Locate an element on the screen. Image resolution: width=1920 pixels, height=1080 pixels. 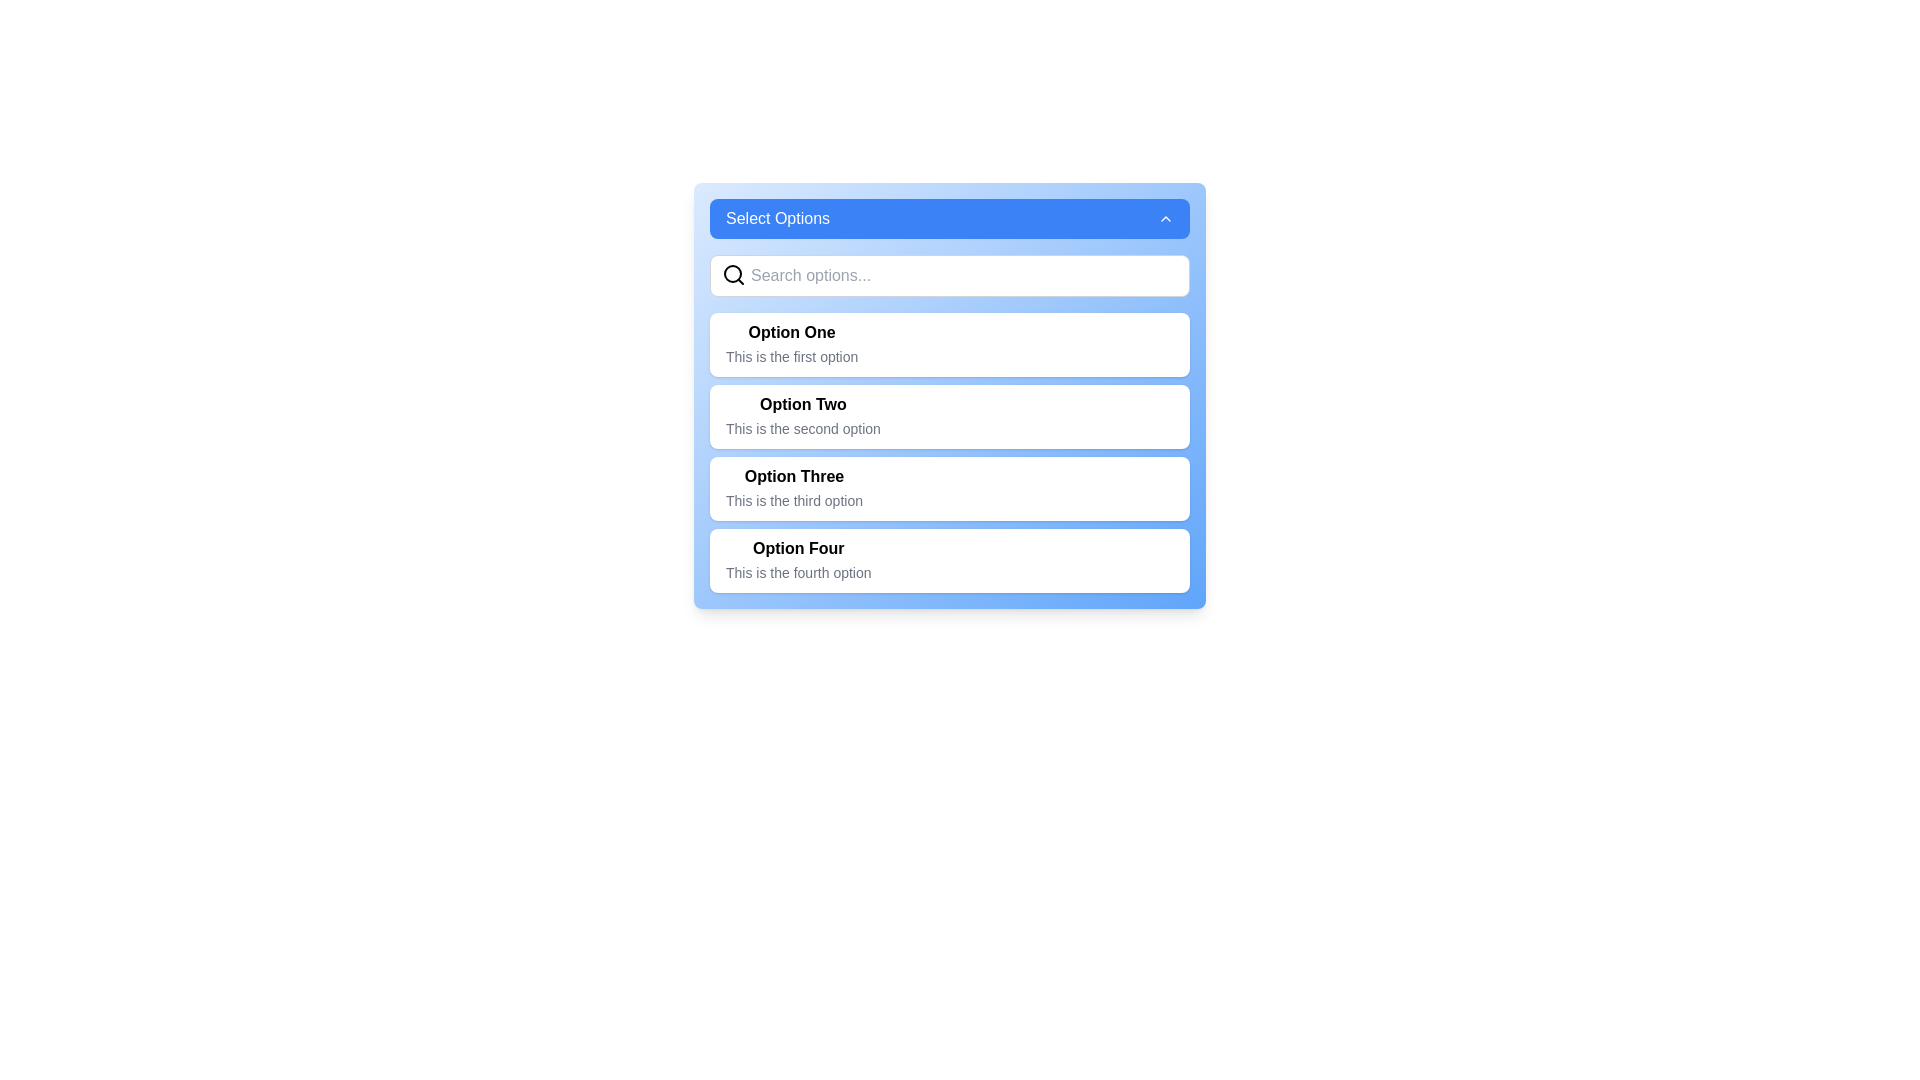
the grey-colored text label that reads 'This is the second option', located beneath the heading 'Option Two' is located at coordinates (803, 427).